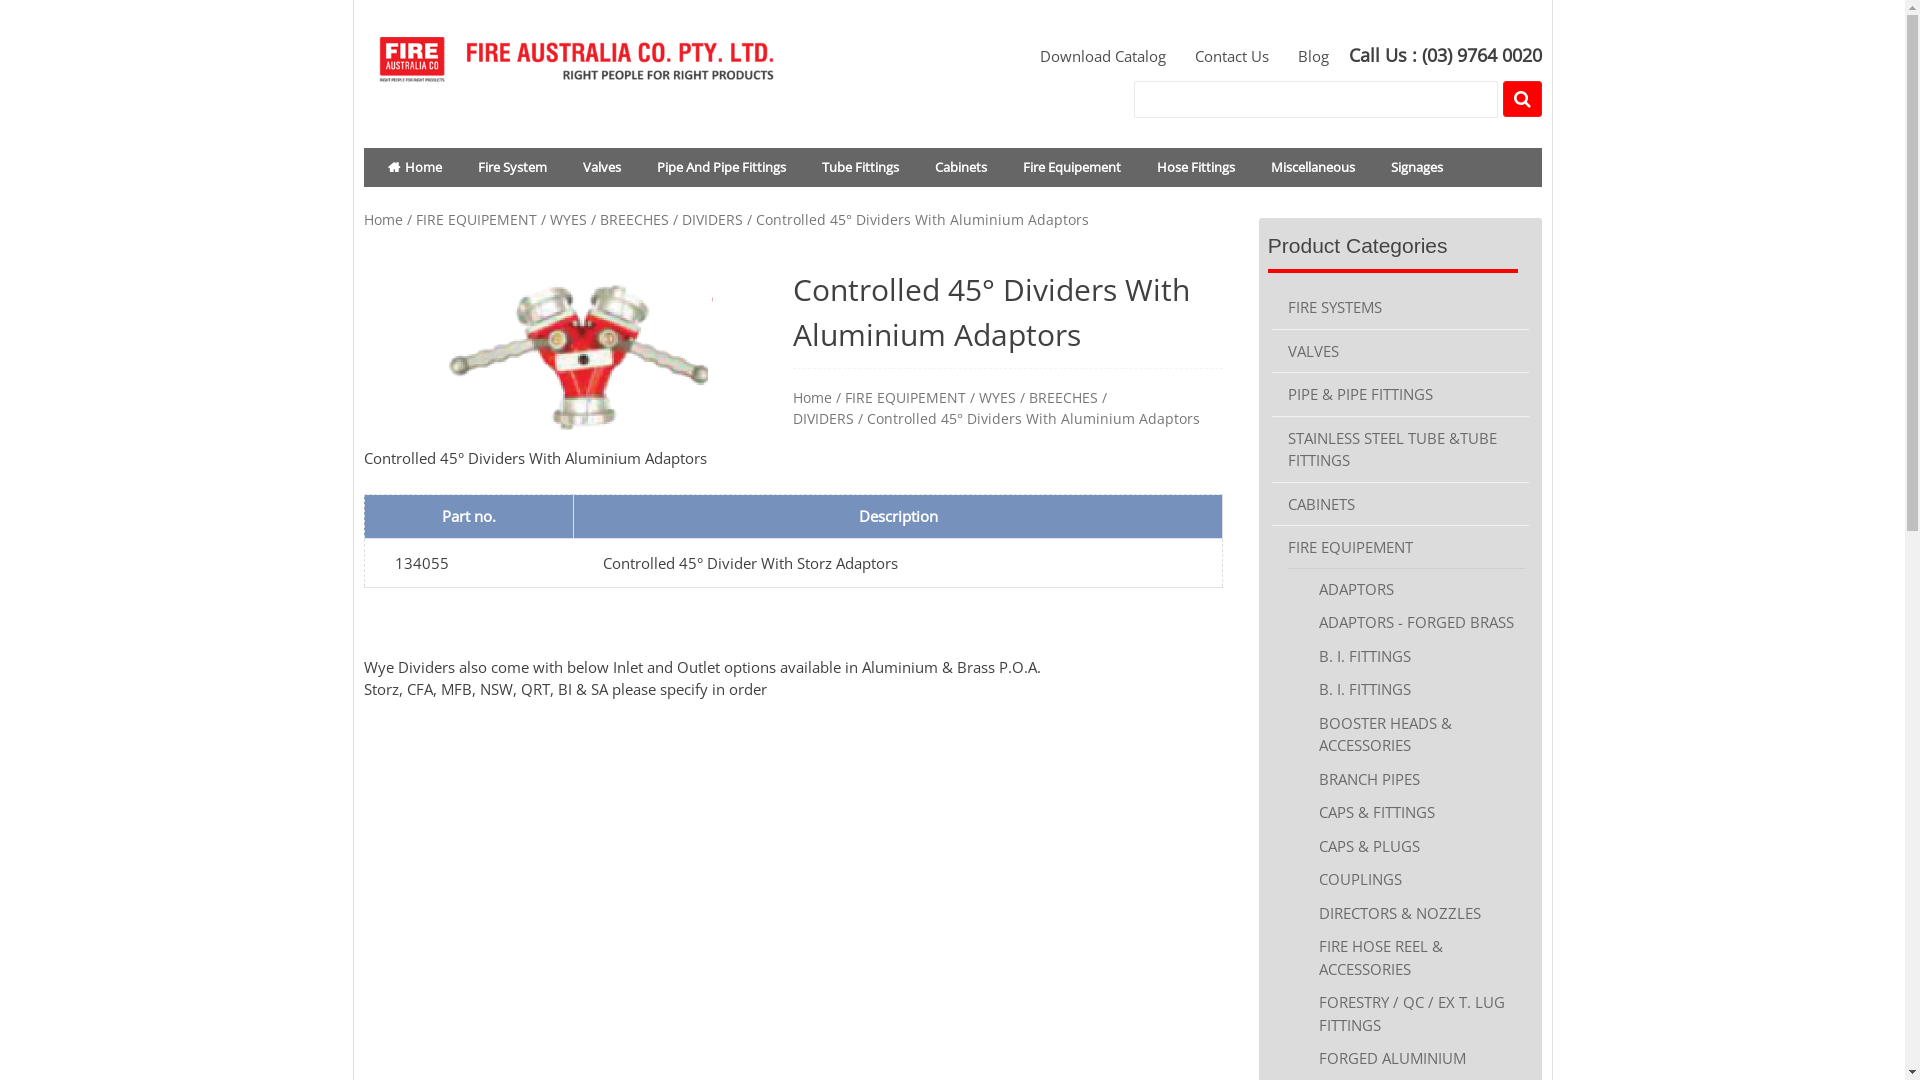  Describe the element at coordinates (1376, 812) in the screenshot. I see `'CAPS & FITTINGS'` at that location.